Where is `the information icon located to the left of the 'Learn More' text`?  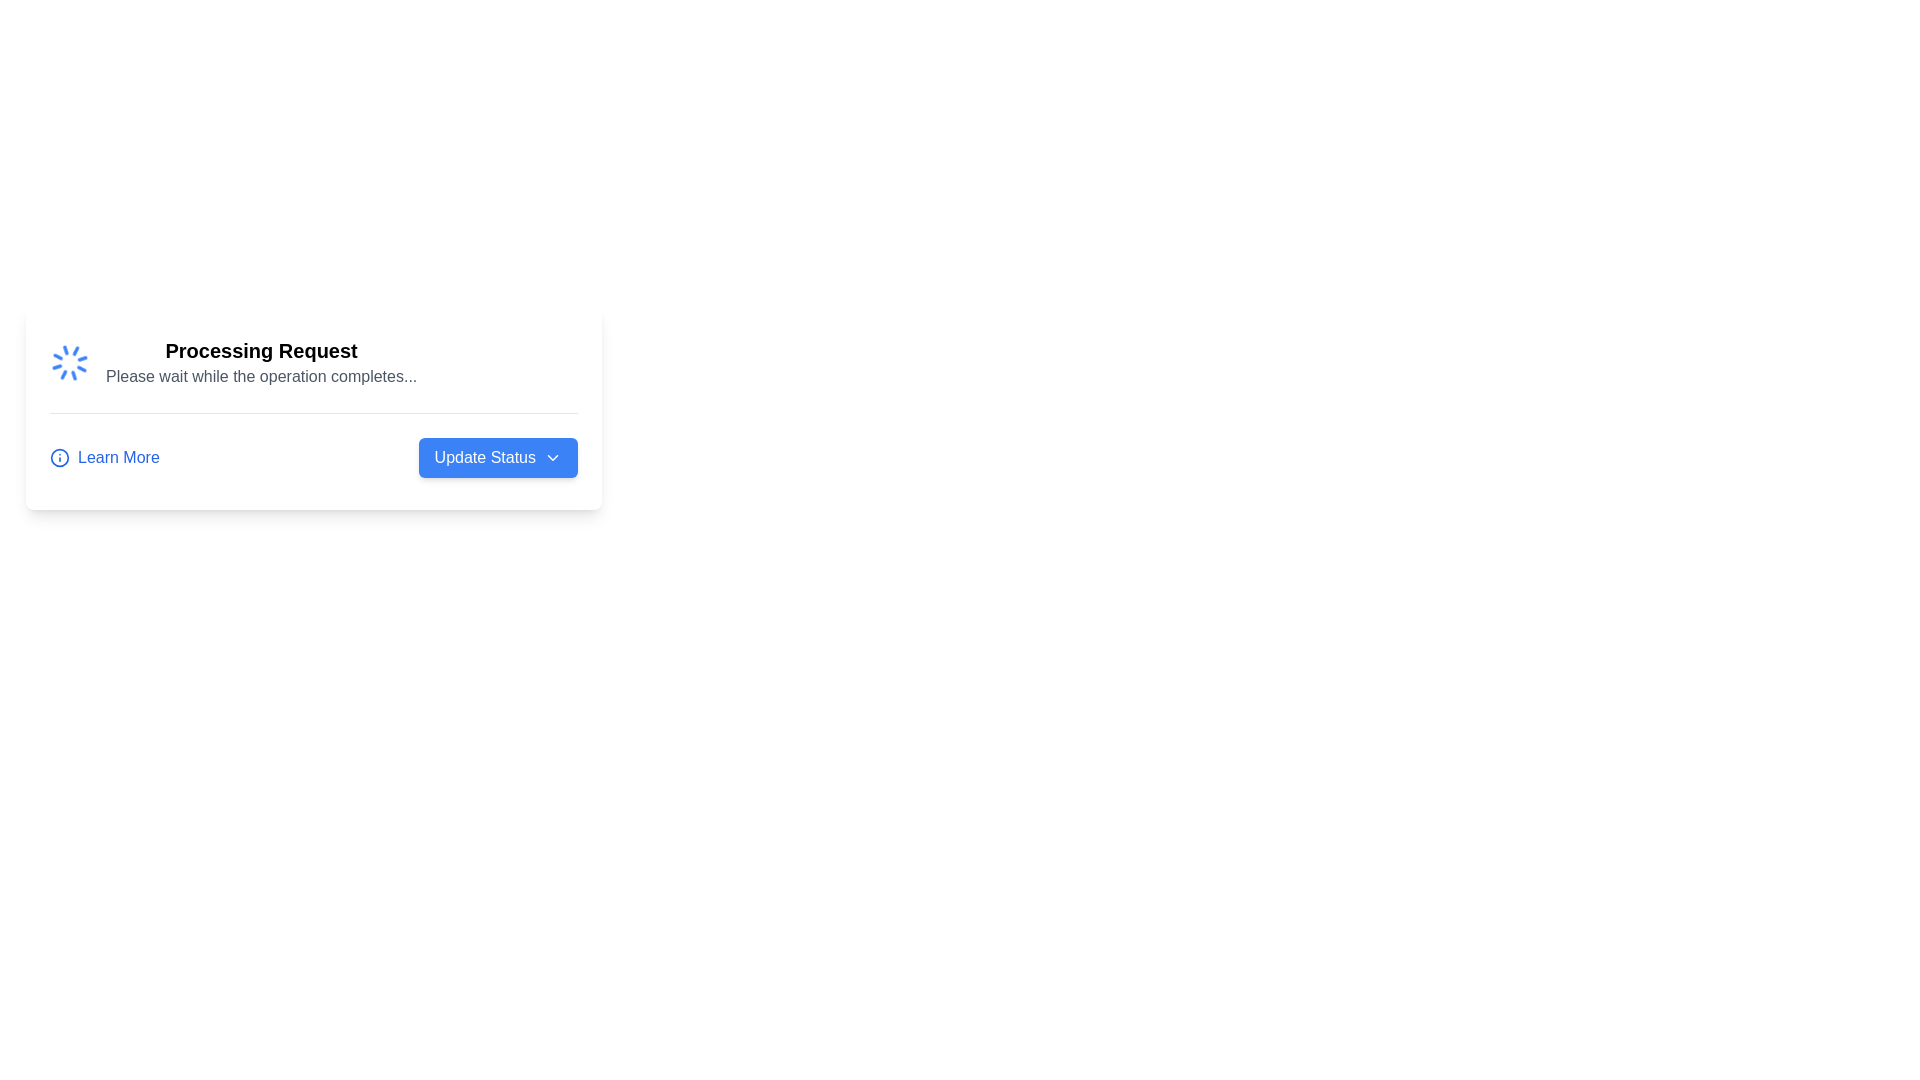
the information icon located to the left of the 'Learn More' text is located at coordinates (59, 458).